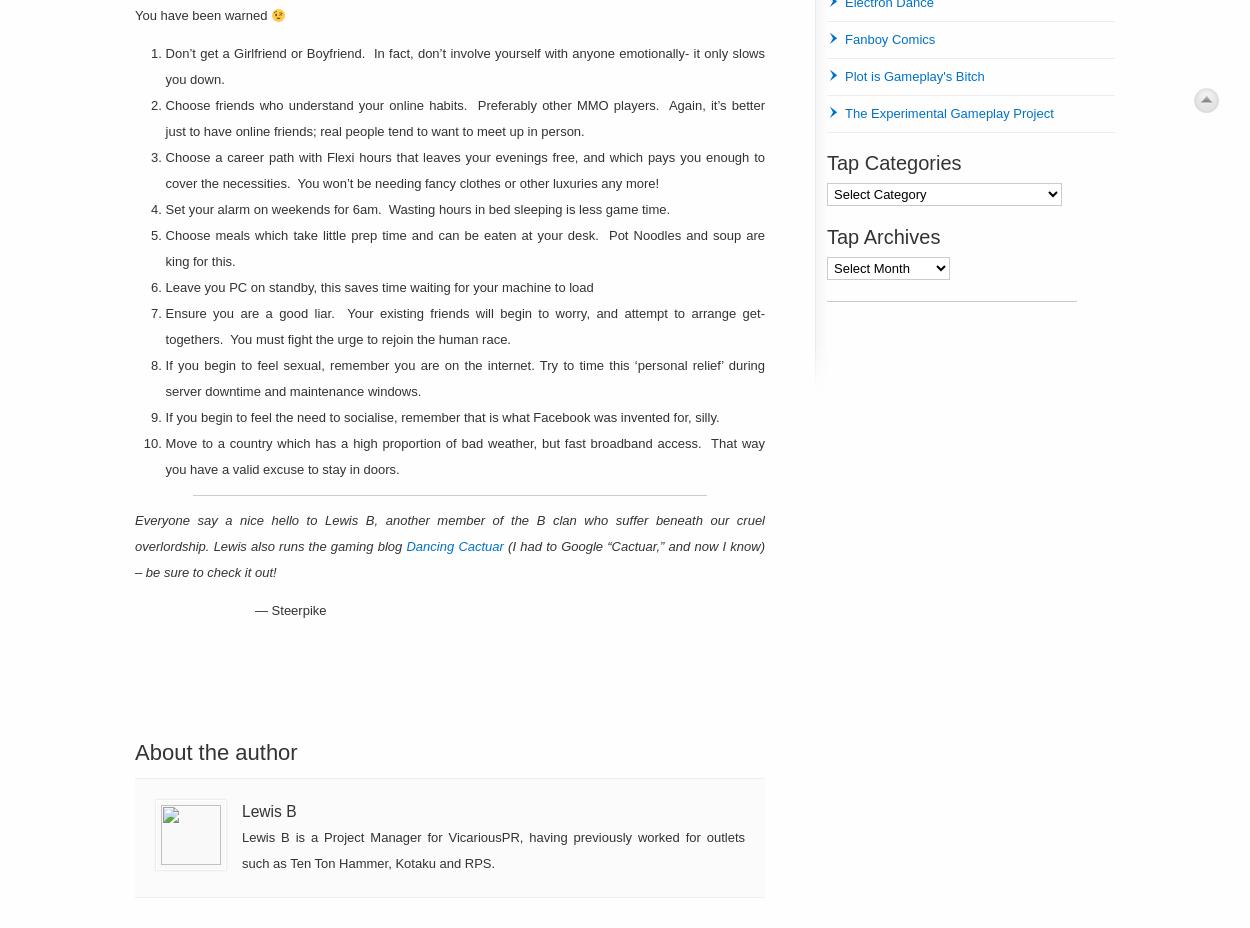 This screenshot has width=1250, height=928. What do you see at coordinates (290, 610) in the screenshot?
I see `'— Steerpike'` at bounding box center [290, 610].